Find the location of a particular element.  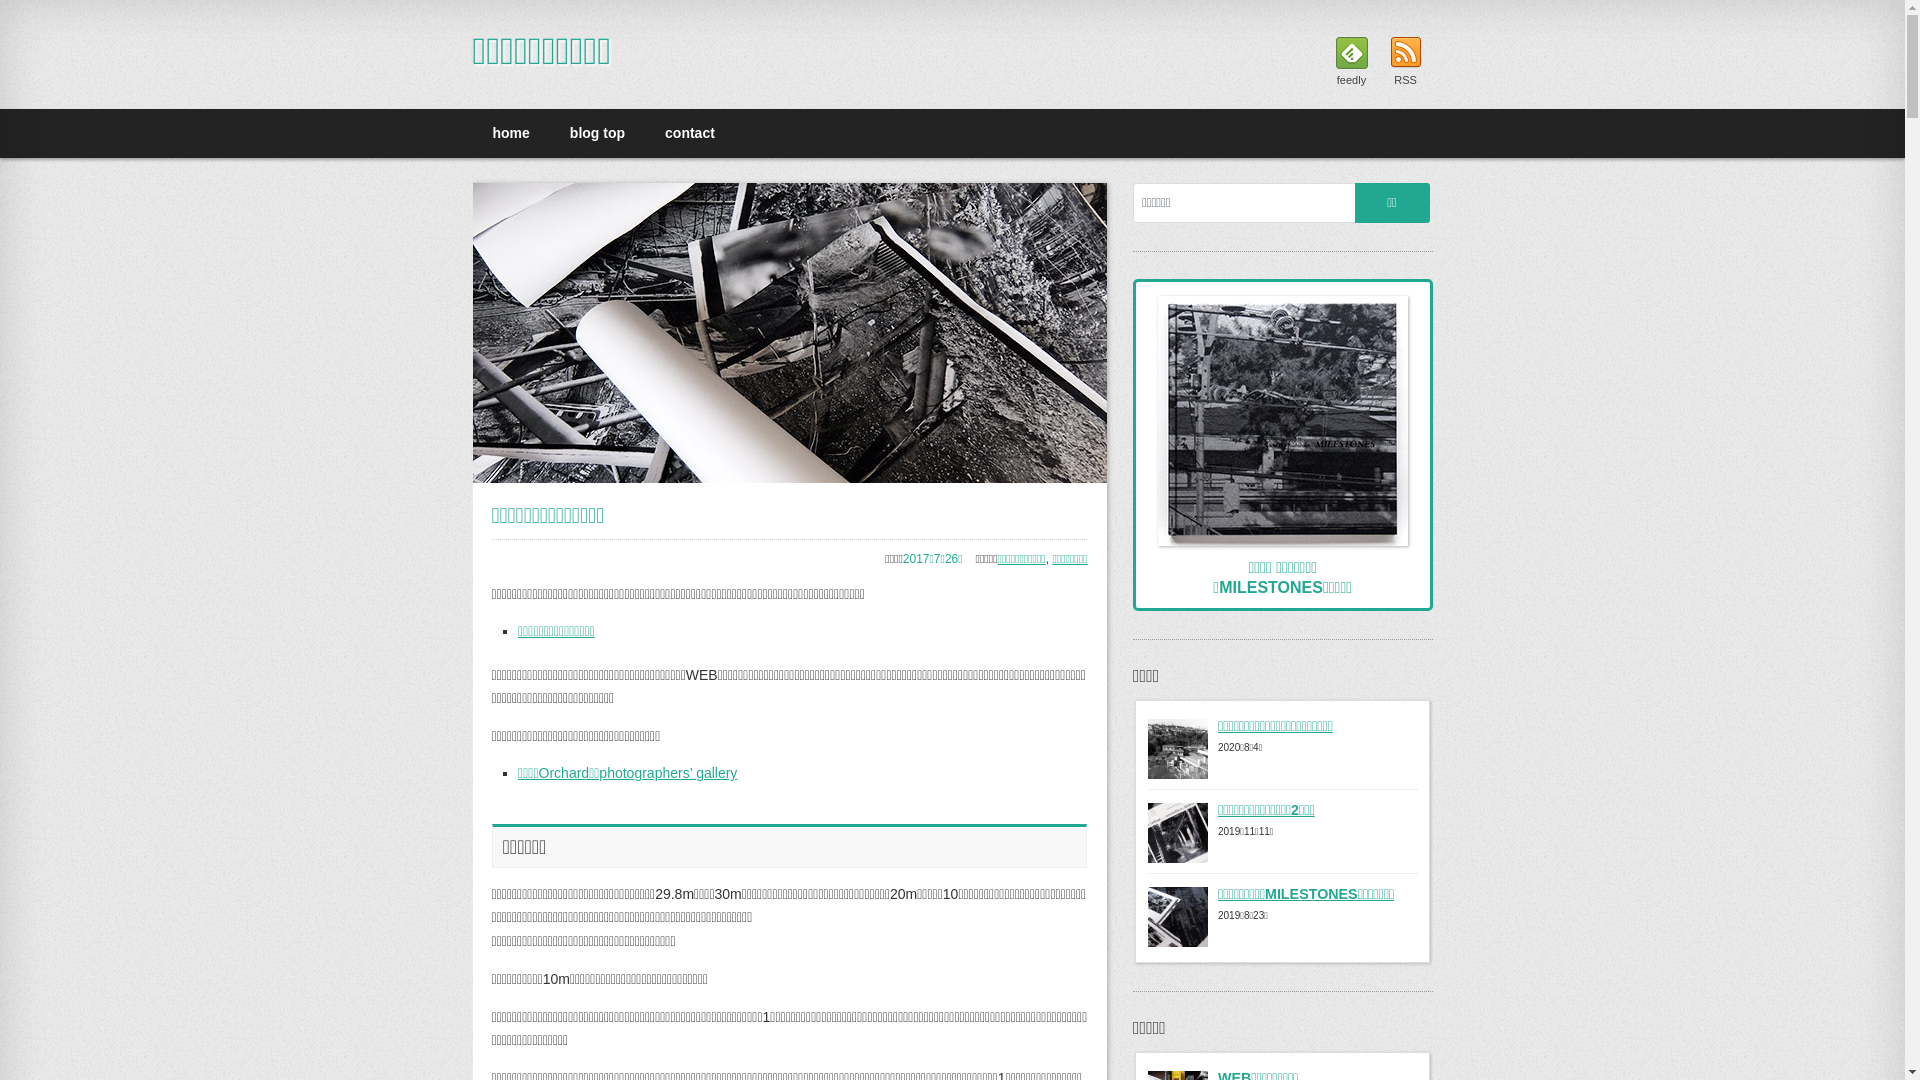

'home' is located at coordinates (510, 132).